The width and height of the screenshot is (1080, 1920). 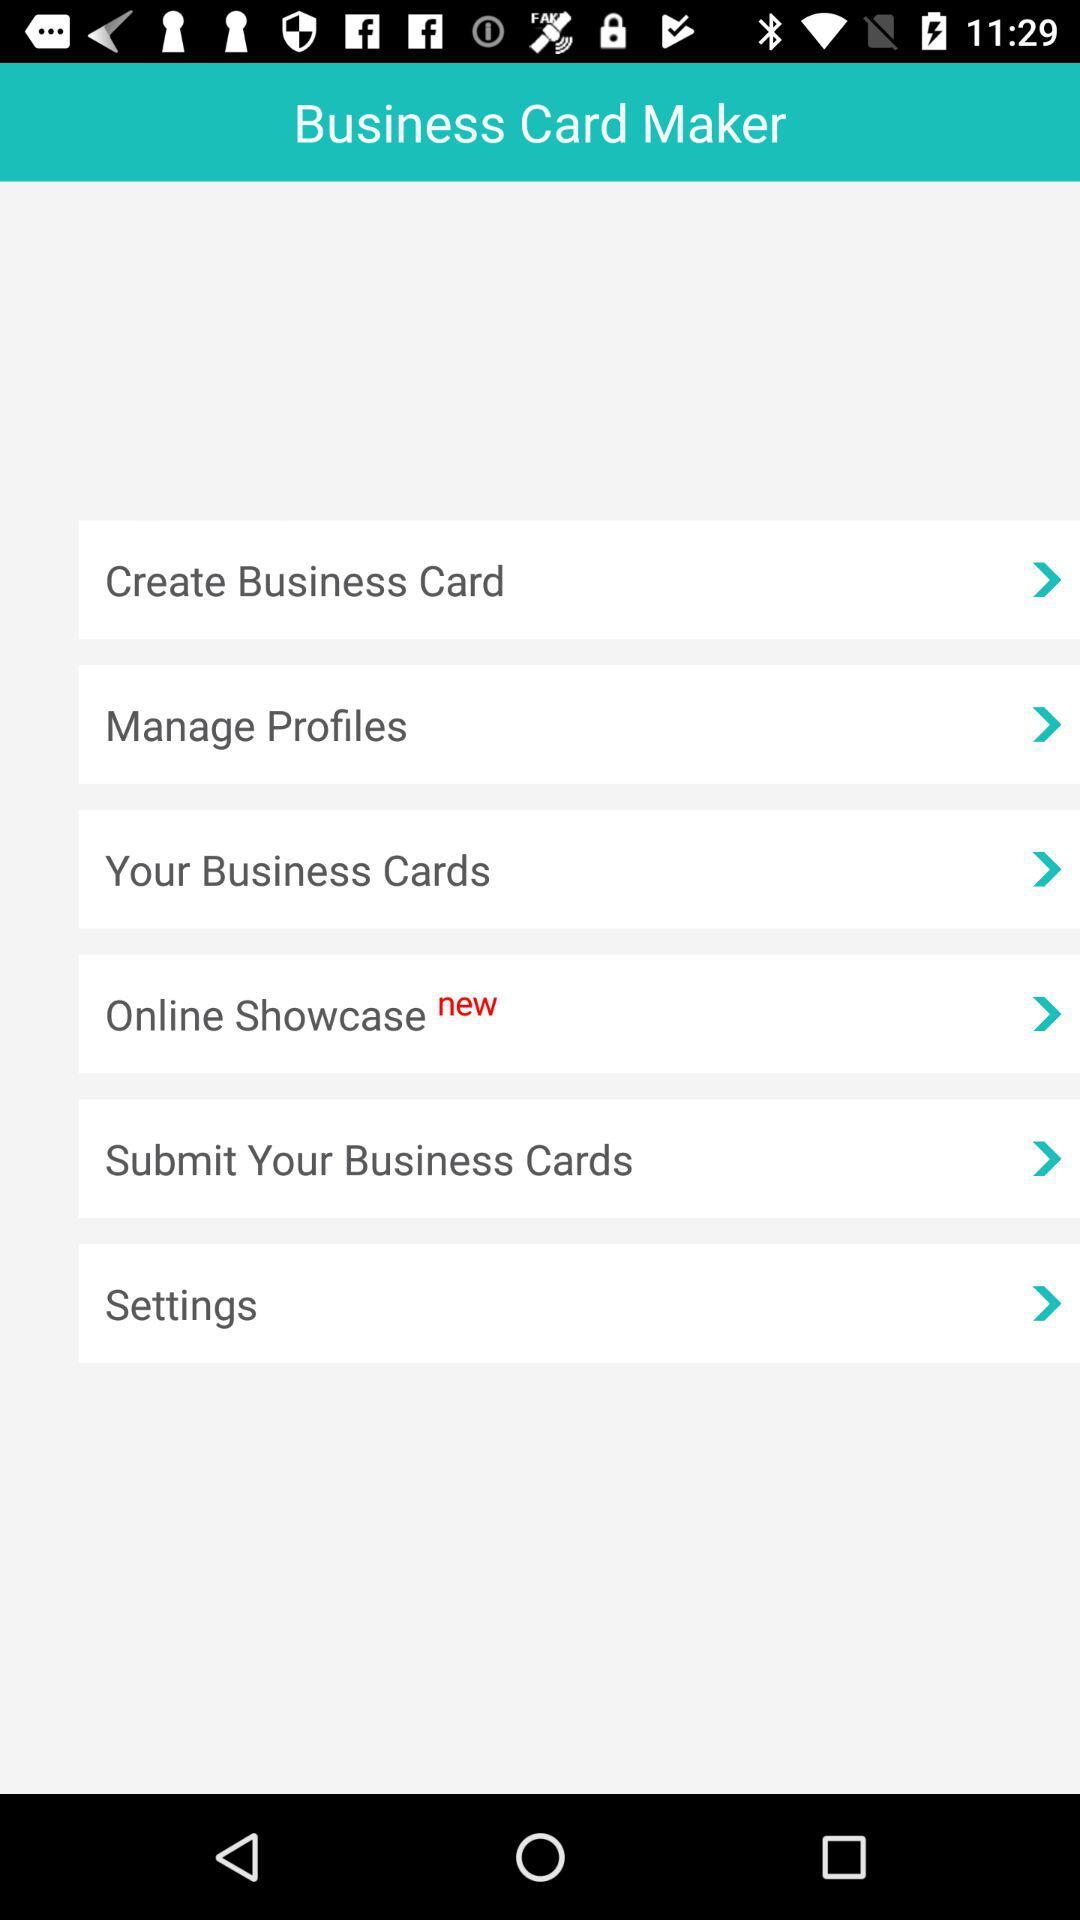 What do you see at coordinates (579, 1303) in the screenshot?
I see `the settings option` at bounding box center [579, 1303].